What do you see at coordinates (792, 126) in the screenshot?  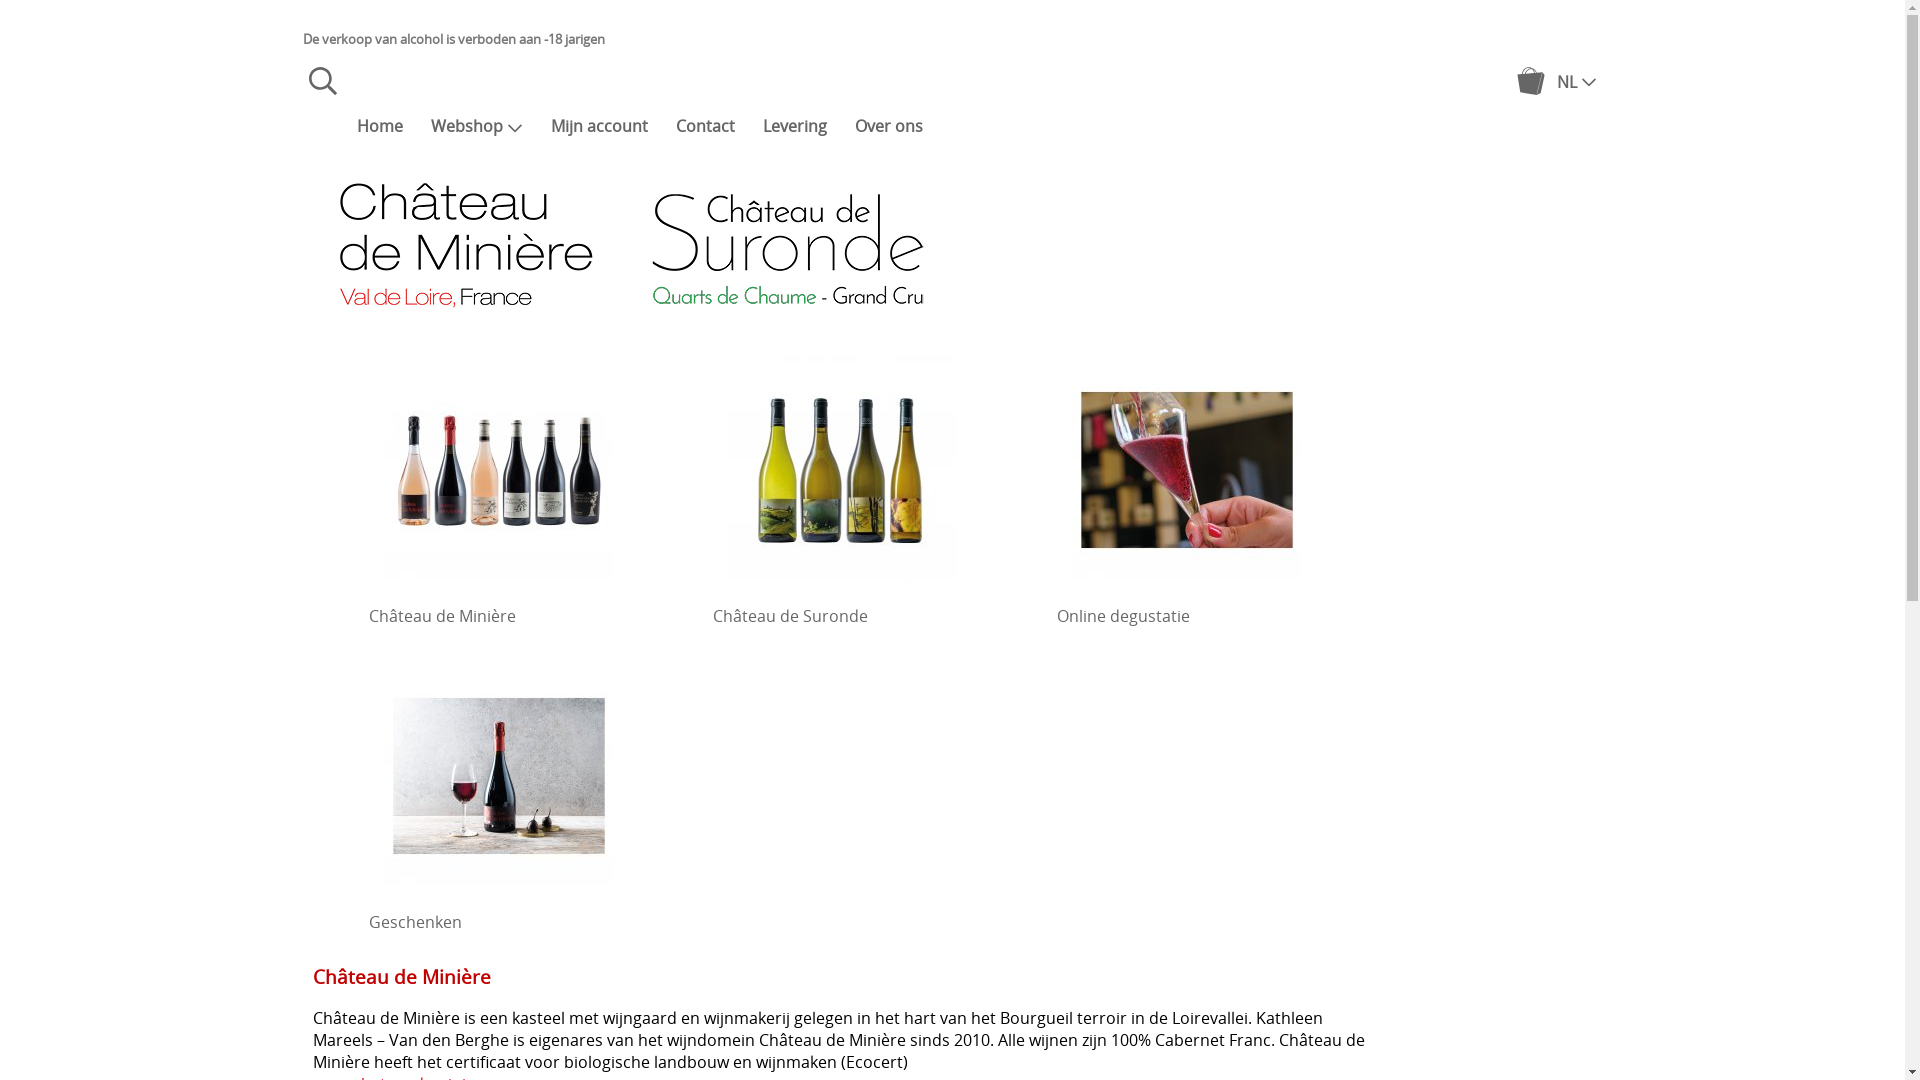 I see `'Levering'` at bounding box center [792, 126].